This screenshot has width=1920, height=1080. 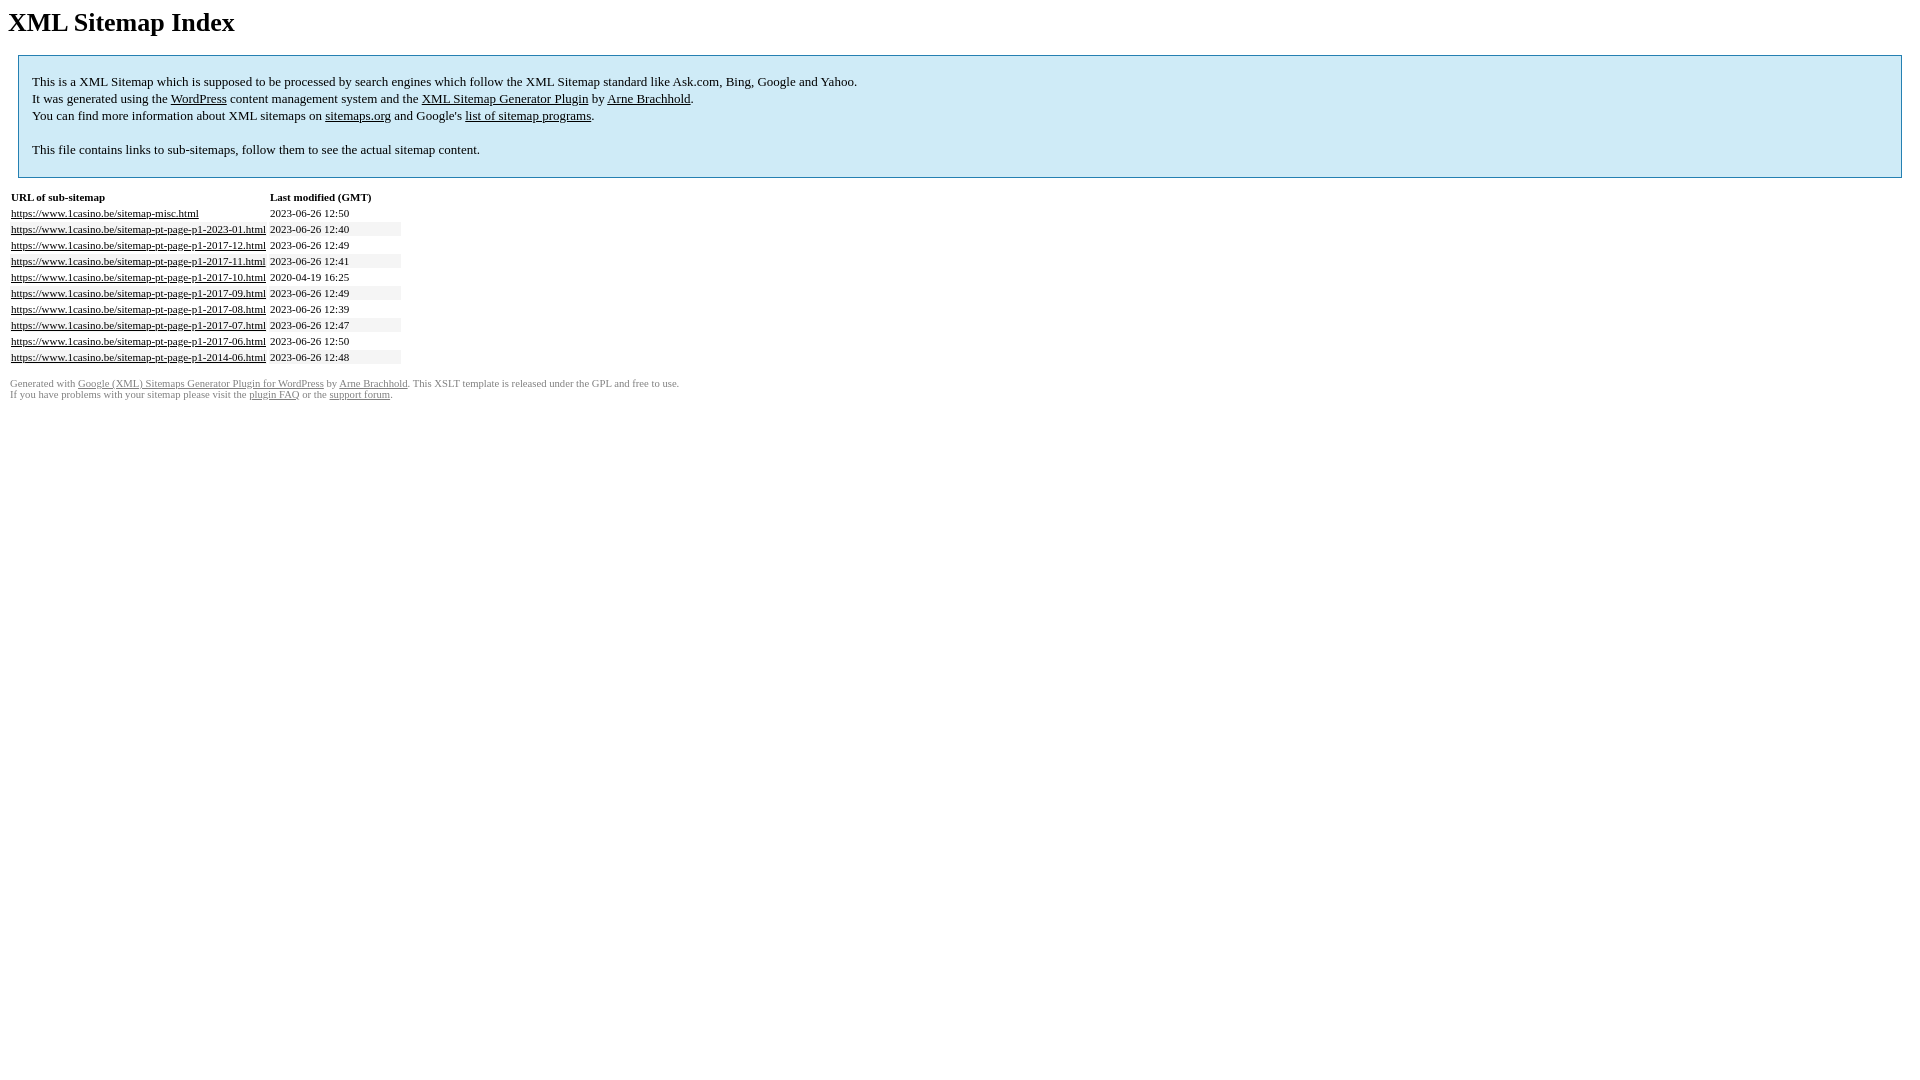 What do you see at coordinates (137, 339) in the screenshot?
I see `'https://www.1casino.be/sitemap-pt-page-p1-2017-06.html'` at bounding box center [137, 339].